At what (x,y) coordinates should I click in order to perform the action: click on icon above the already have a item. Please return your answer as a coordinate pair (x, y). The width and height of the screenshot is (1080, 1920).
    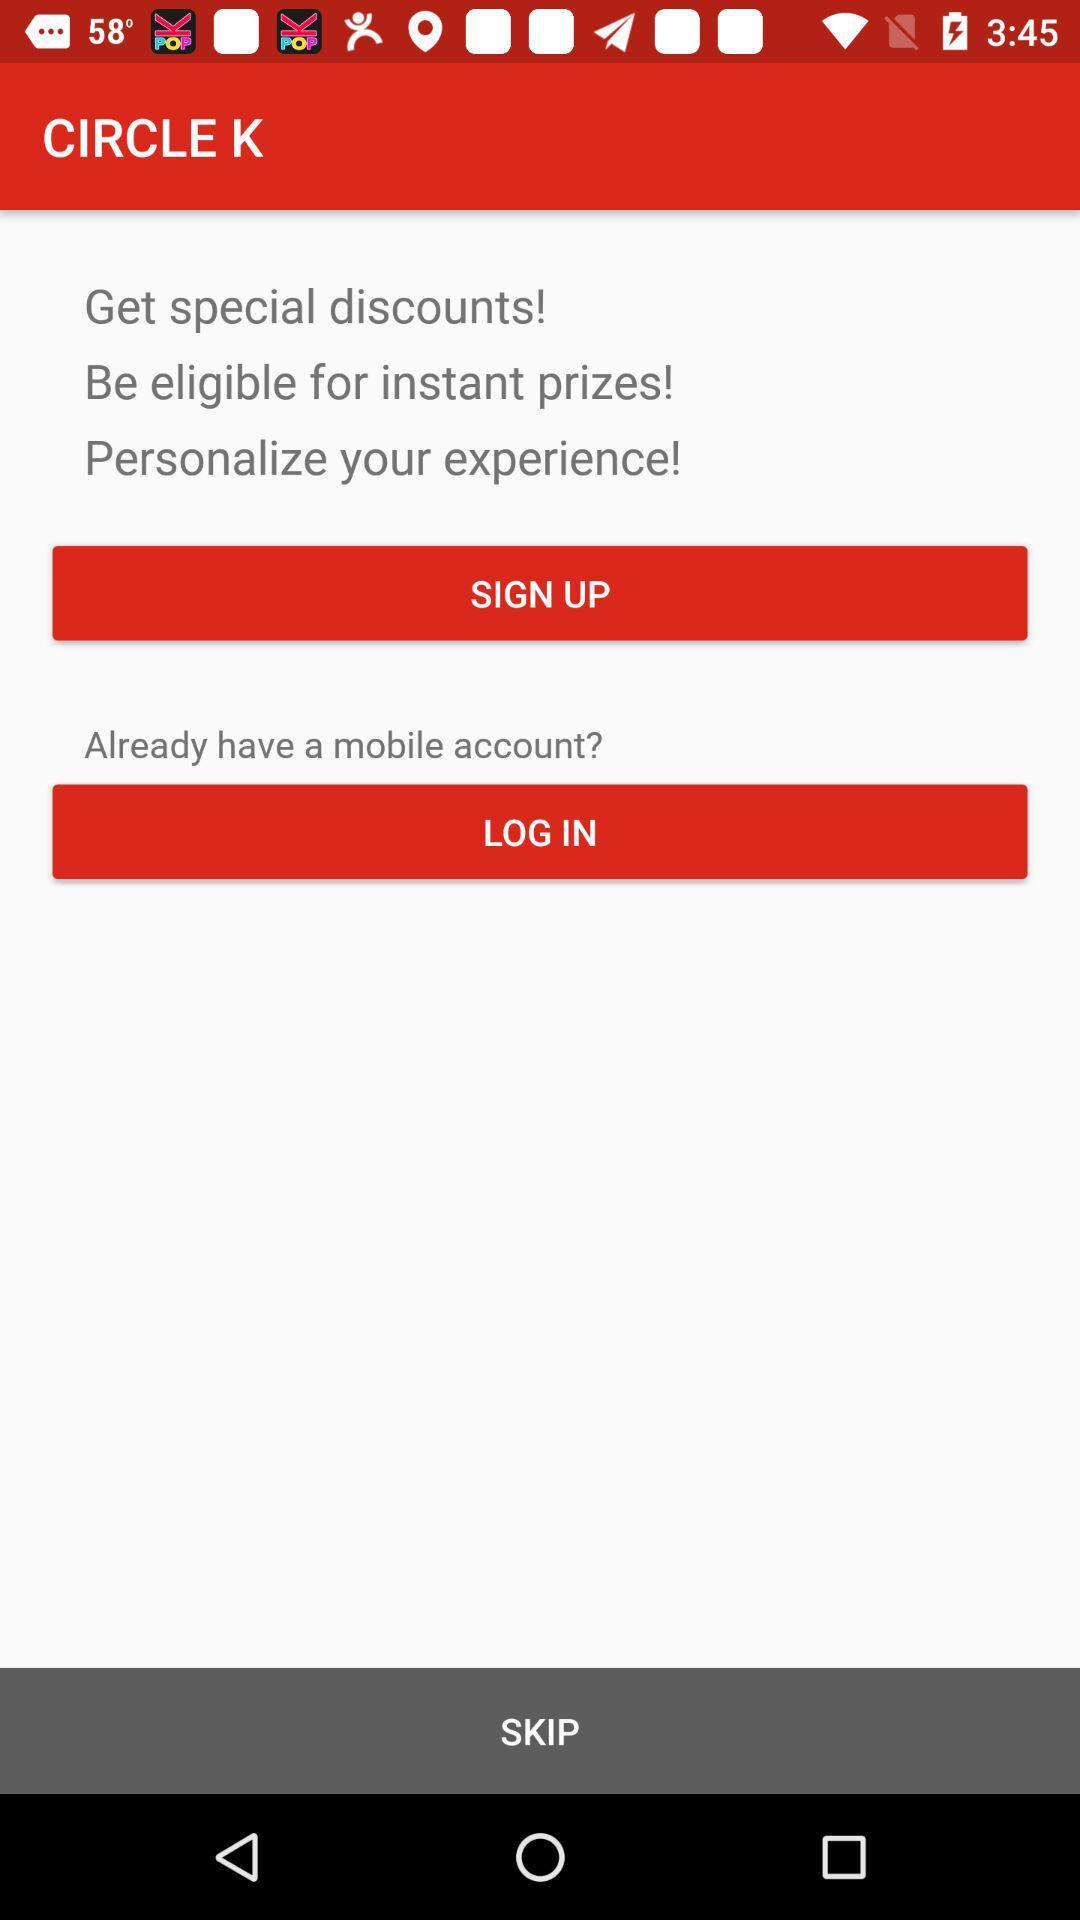
    Looking at the image, I should click on (540, 592).